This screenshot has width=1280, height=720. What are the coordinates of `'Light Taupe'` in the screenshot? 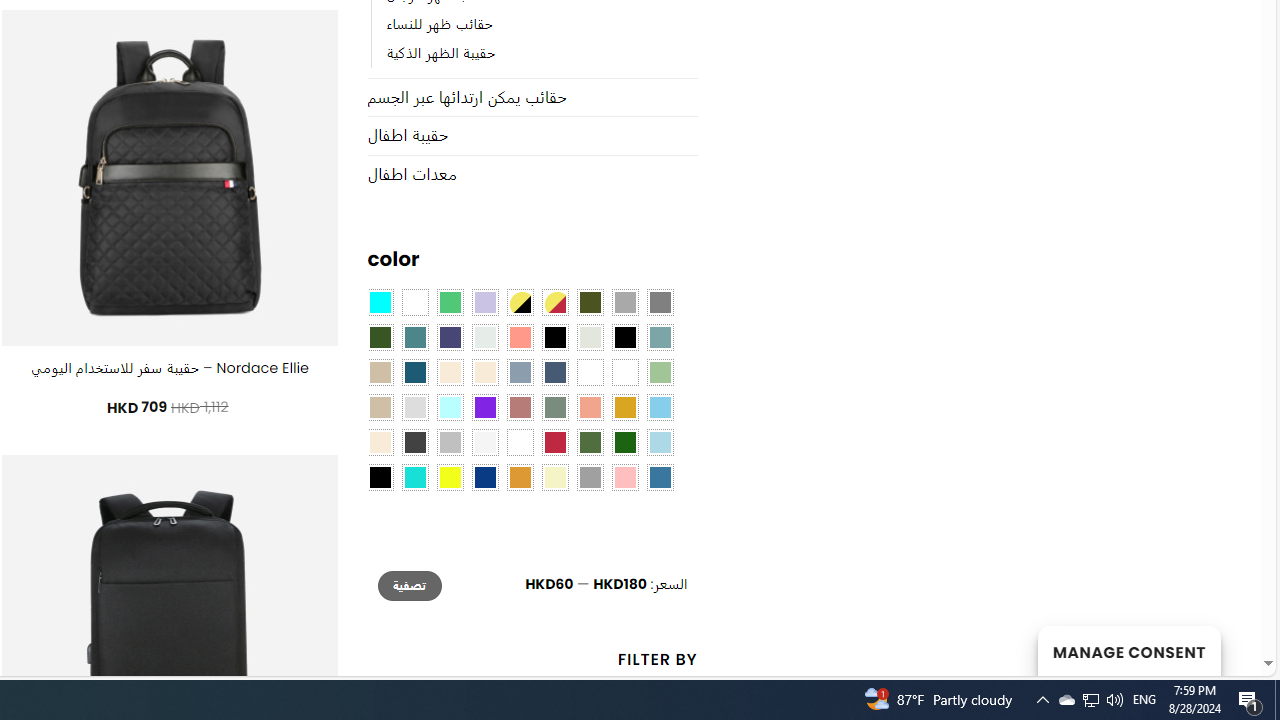 It's located at (380, 407).